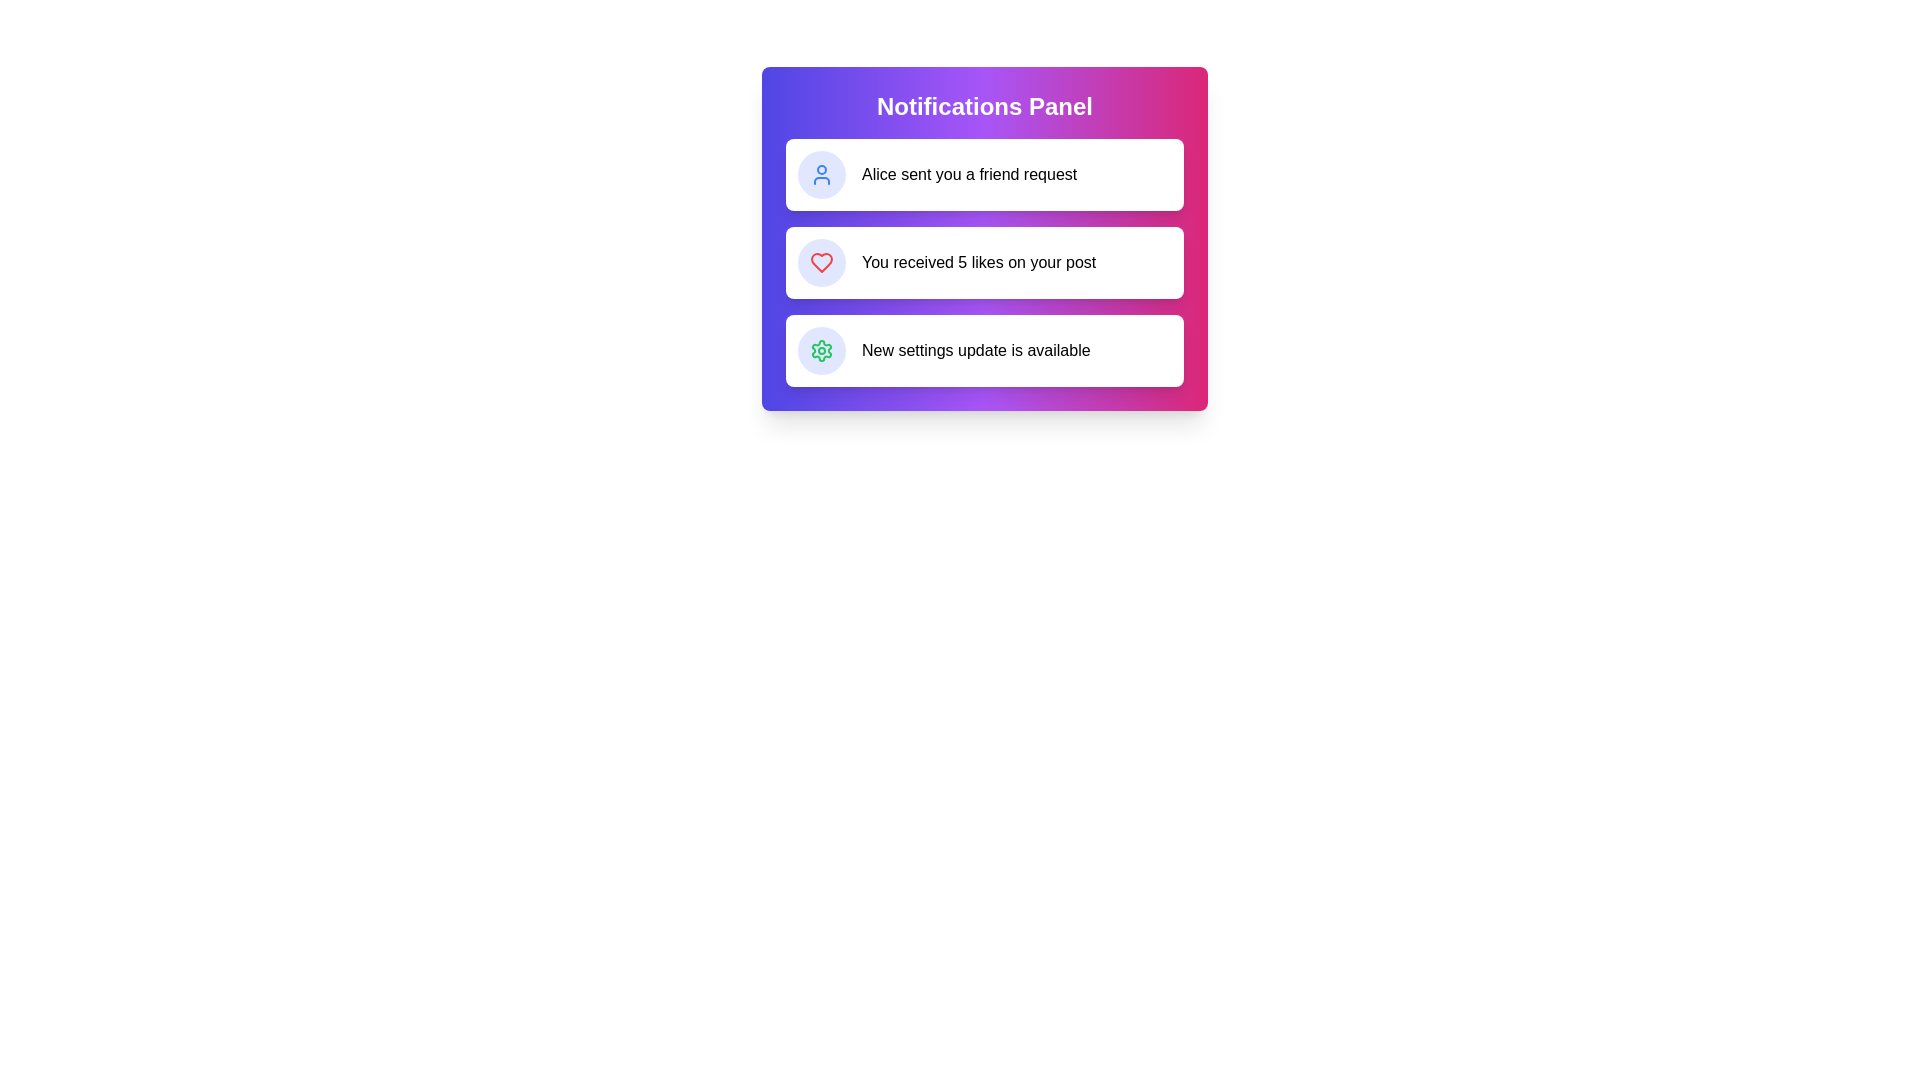 The image size is (1920, 1080). I want to click on the notification icon indicating likes, which is located at the leftmost position of the notification item stating 'You received 5 likes on your post', so click(821, 261).